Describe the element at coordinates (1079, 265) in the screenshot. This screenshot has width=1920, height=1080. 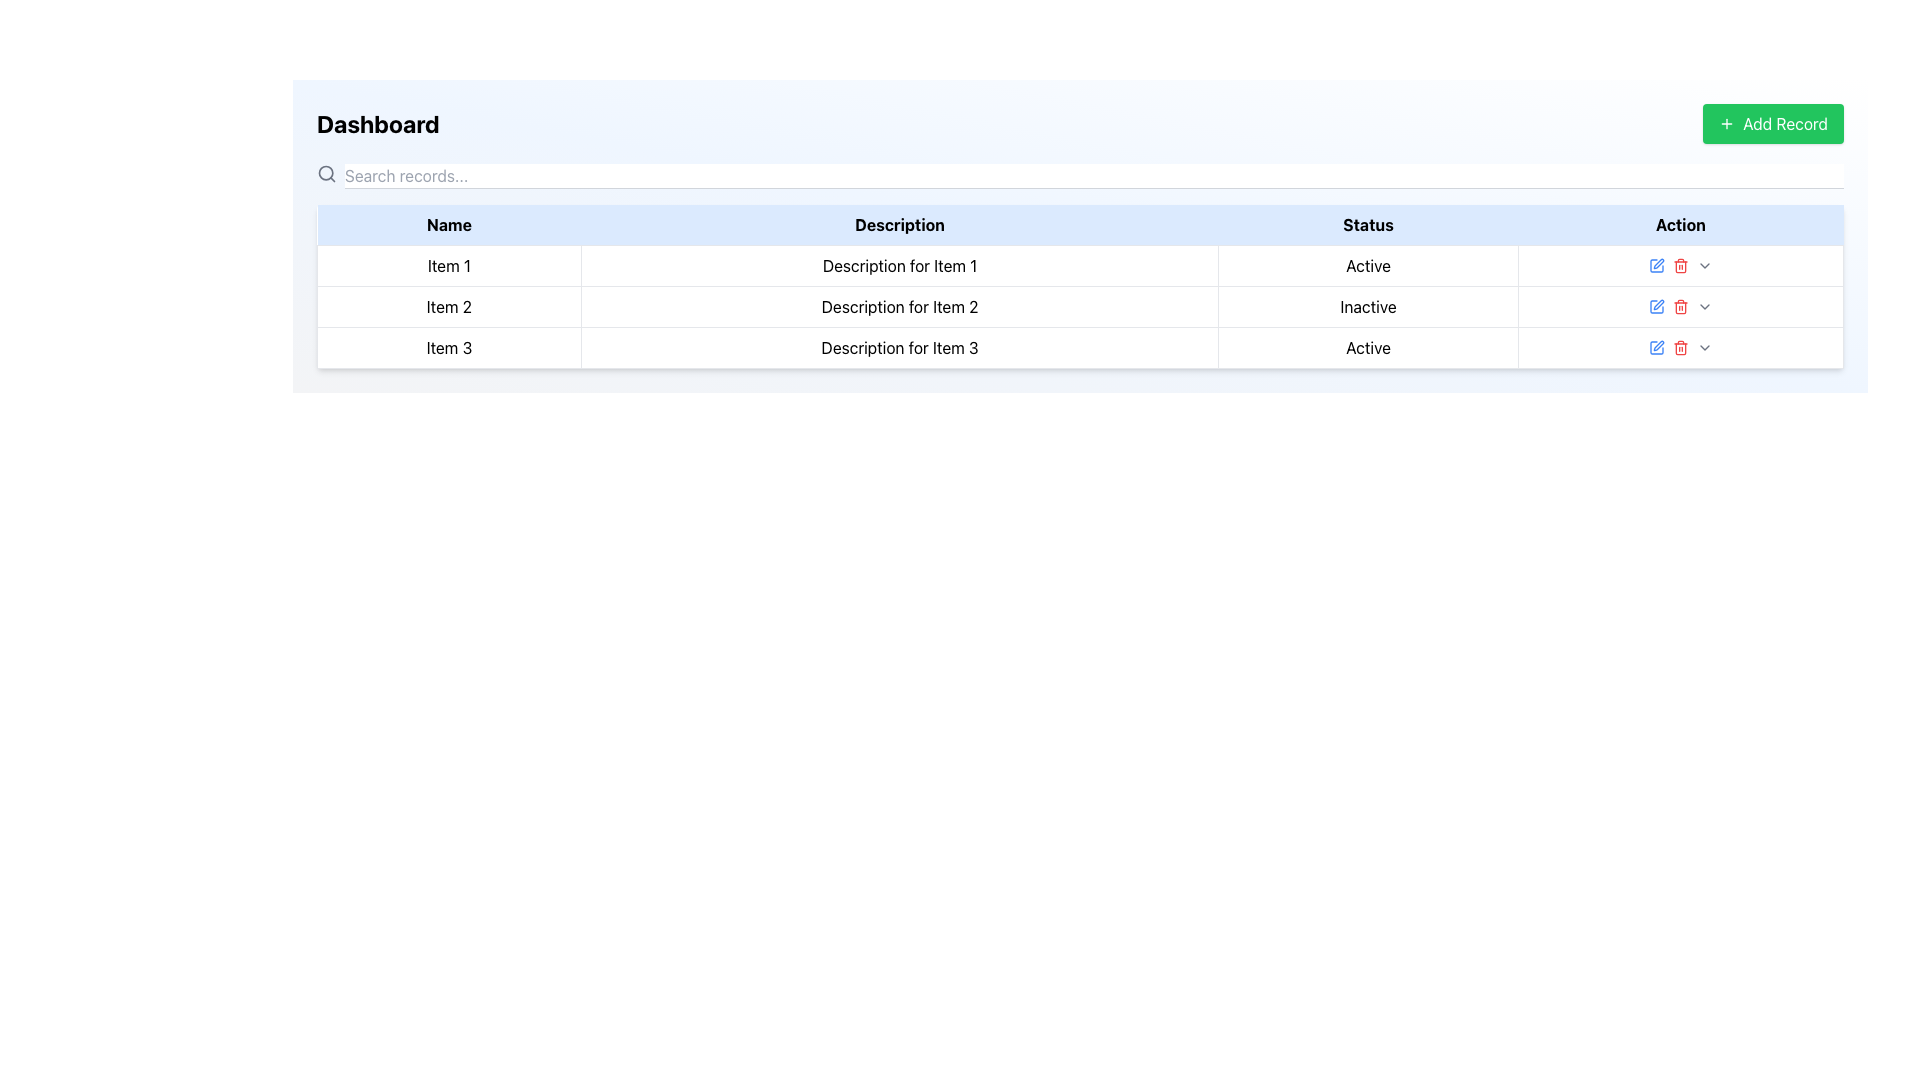
I see `the first row of the data table representing 'Item 1'` at that location.